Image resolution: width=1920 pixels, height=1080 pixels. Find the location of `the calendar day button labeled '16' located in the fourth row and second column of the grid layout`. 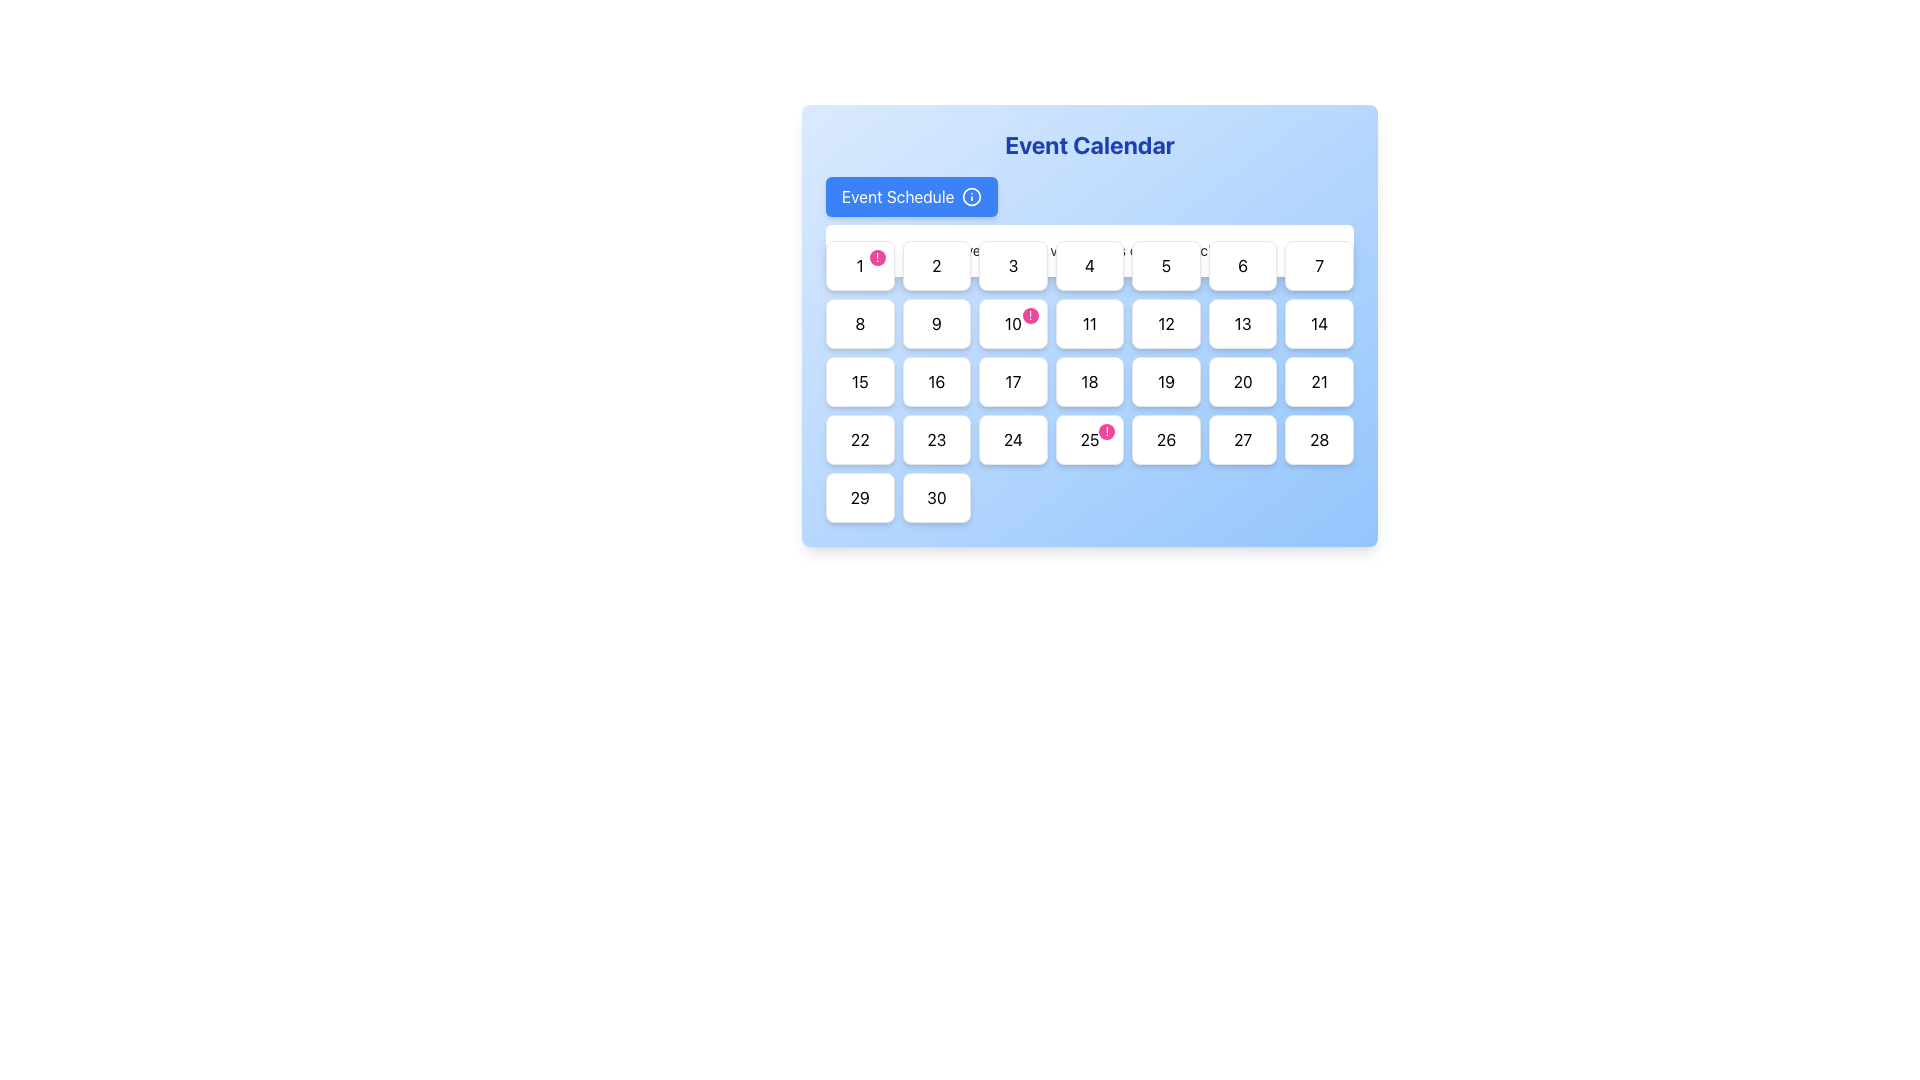

the calendar day button labeled '16' located in the fourth row and second column of the grid layout is located at coordinates (935, 381).